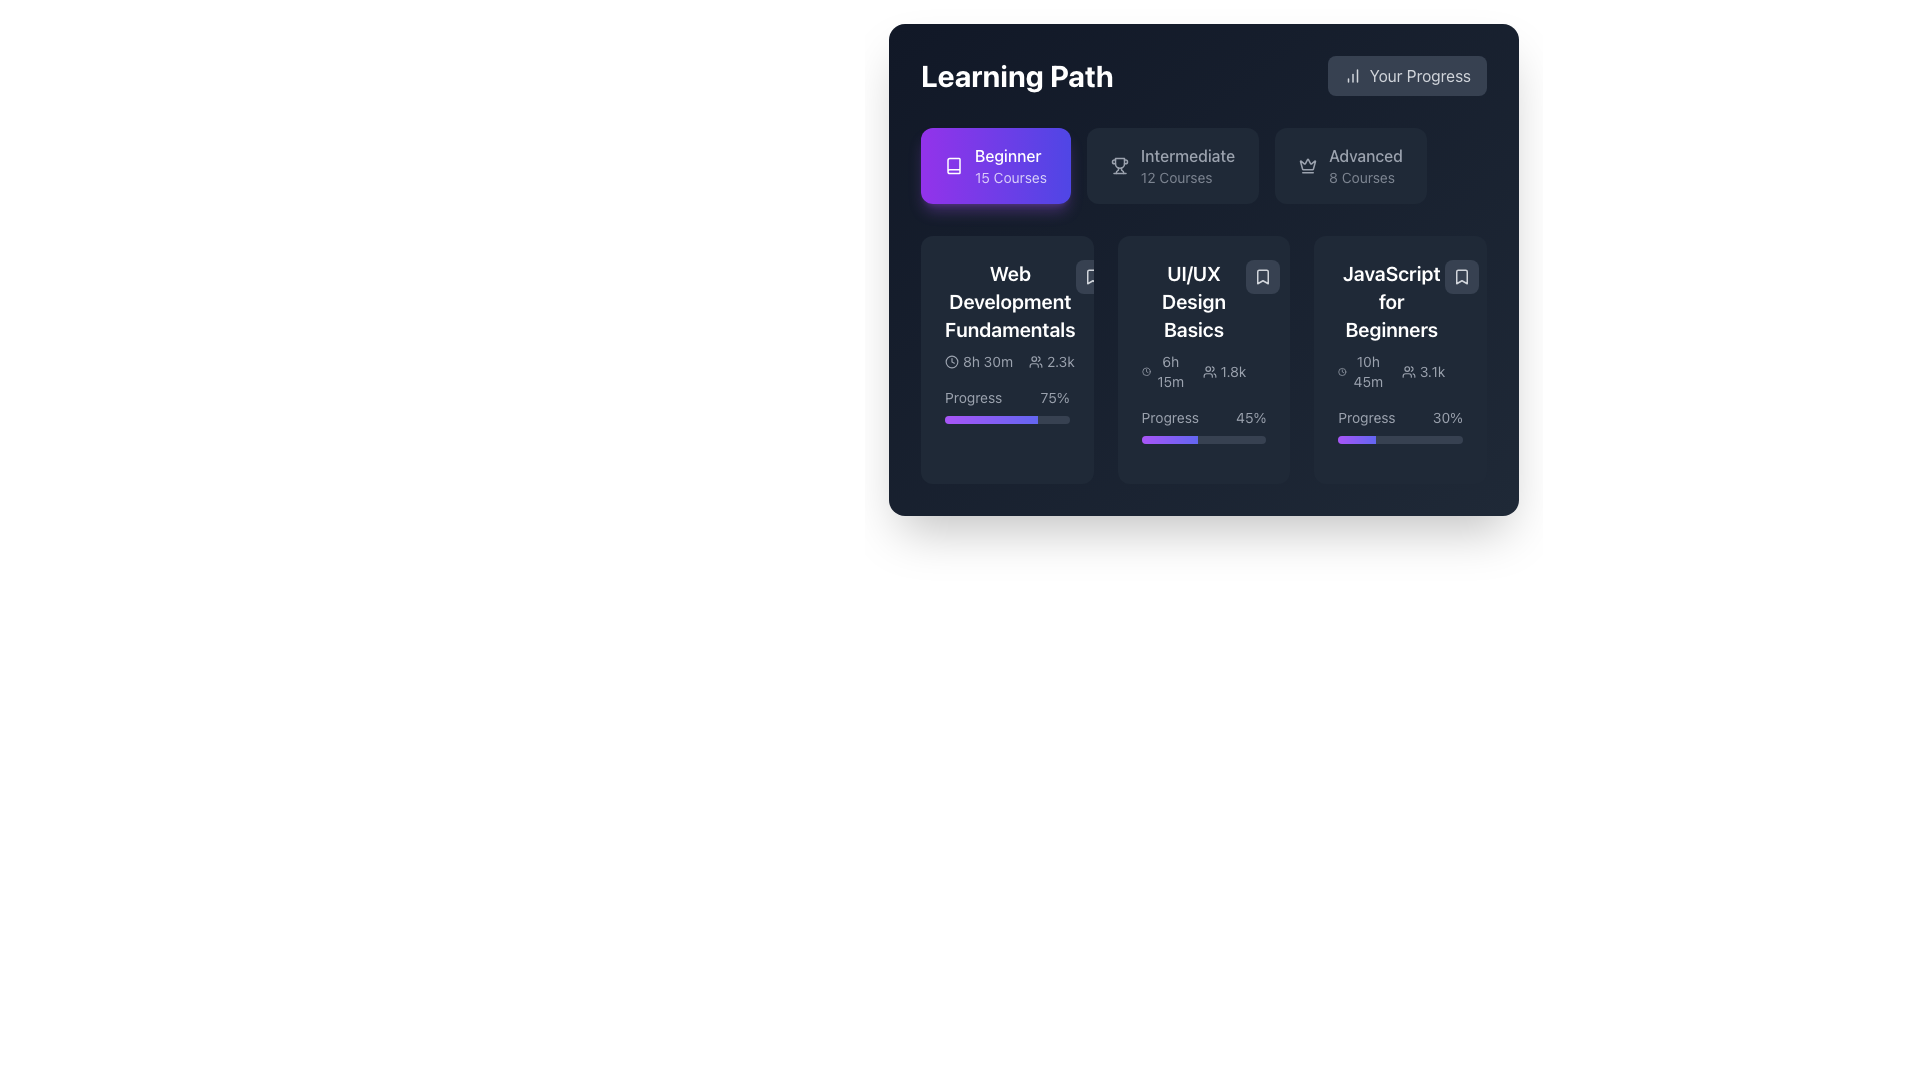  I want to click on the progress indicator for the 'Web Development Fundamentals' course, which shows 'Progress 75%' and has a gradient progress bar, so click(1007, 405).